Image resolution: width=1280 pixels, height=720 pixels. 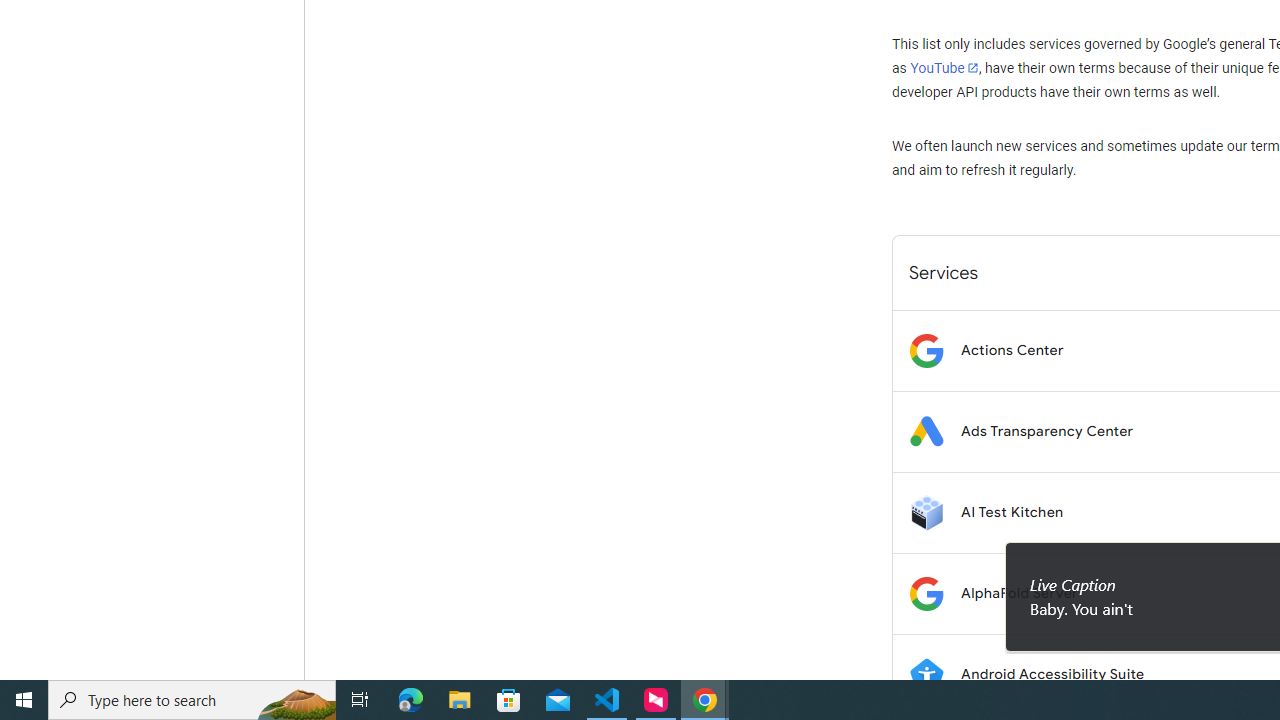 I want to click on 'Logo for Ads Transparency Center', so click(x=925, y=430).